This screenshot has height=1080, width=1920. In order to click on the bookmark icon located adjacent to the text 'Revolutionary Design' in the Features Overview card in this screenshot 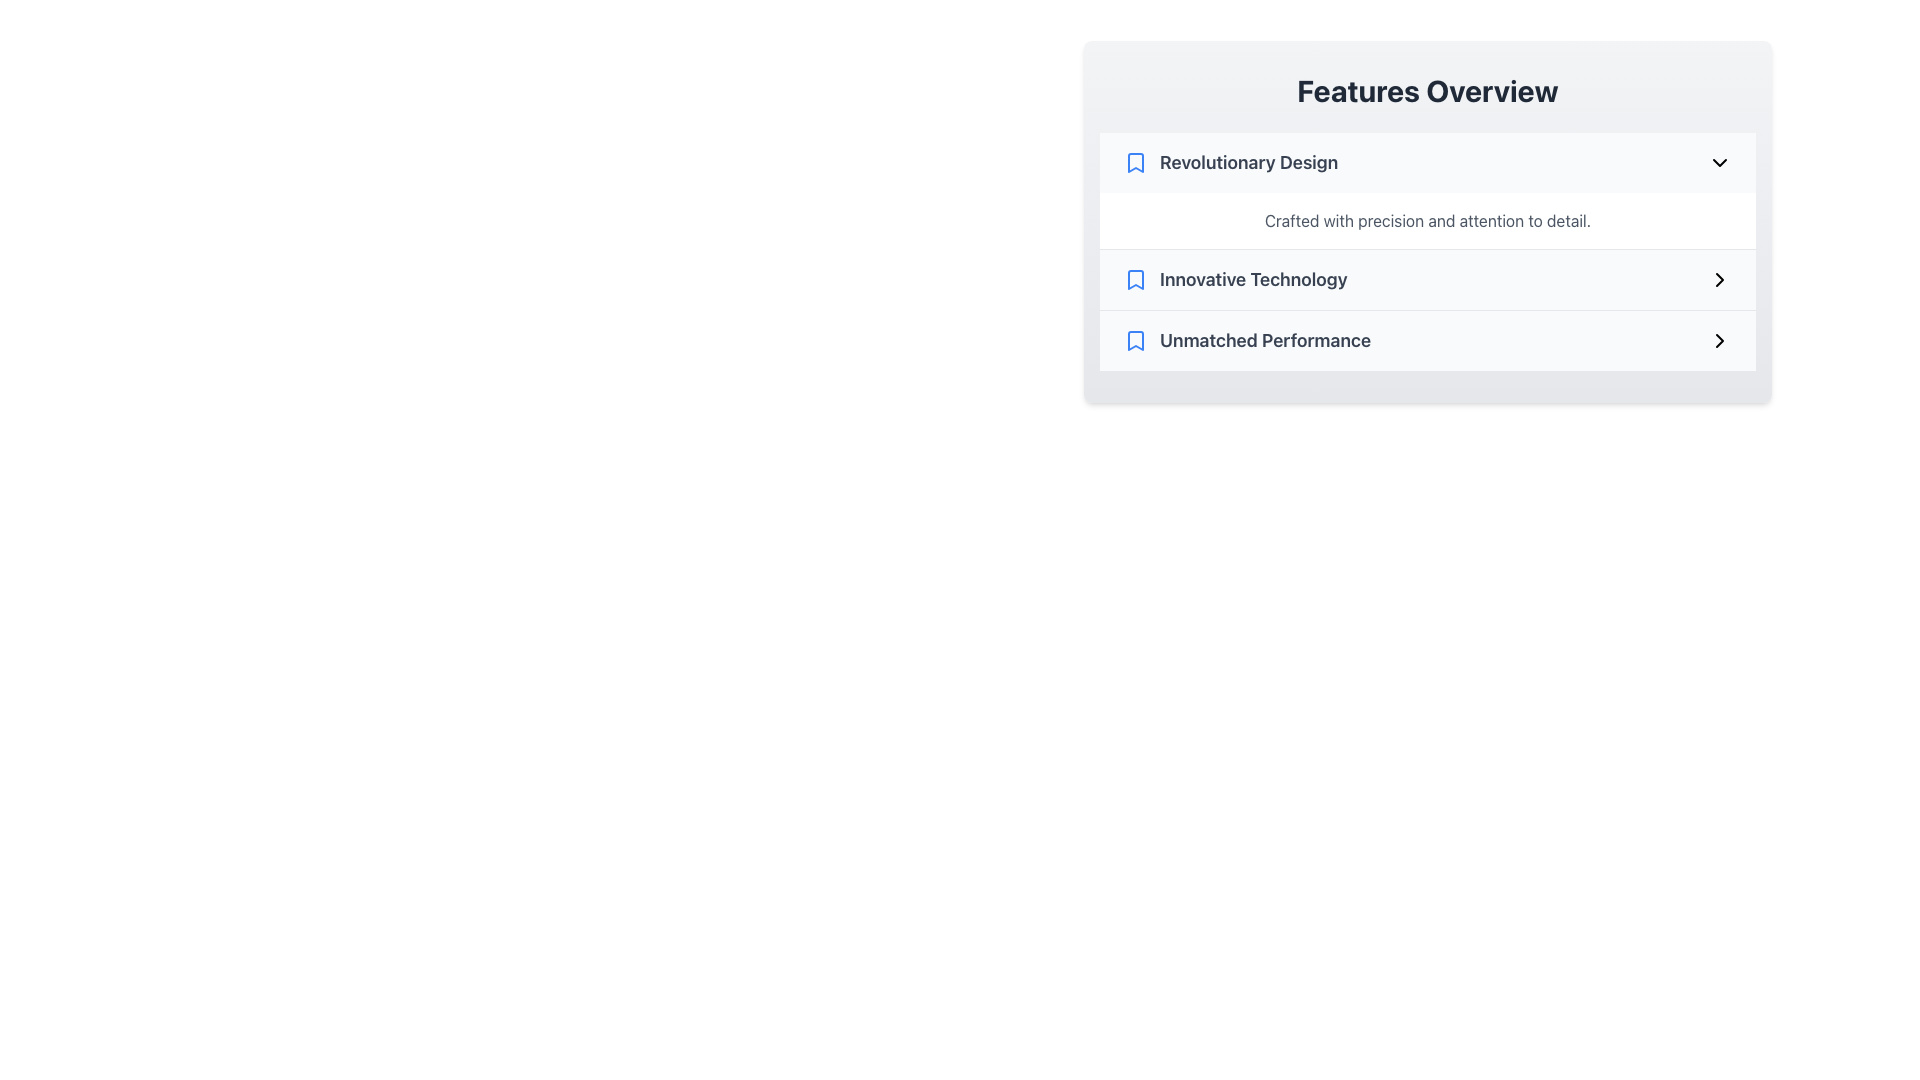, I will do `click(1136, 161)`.